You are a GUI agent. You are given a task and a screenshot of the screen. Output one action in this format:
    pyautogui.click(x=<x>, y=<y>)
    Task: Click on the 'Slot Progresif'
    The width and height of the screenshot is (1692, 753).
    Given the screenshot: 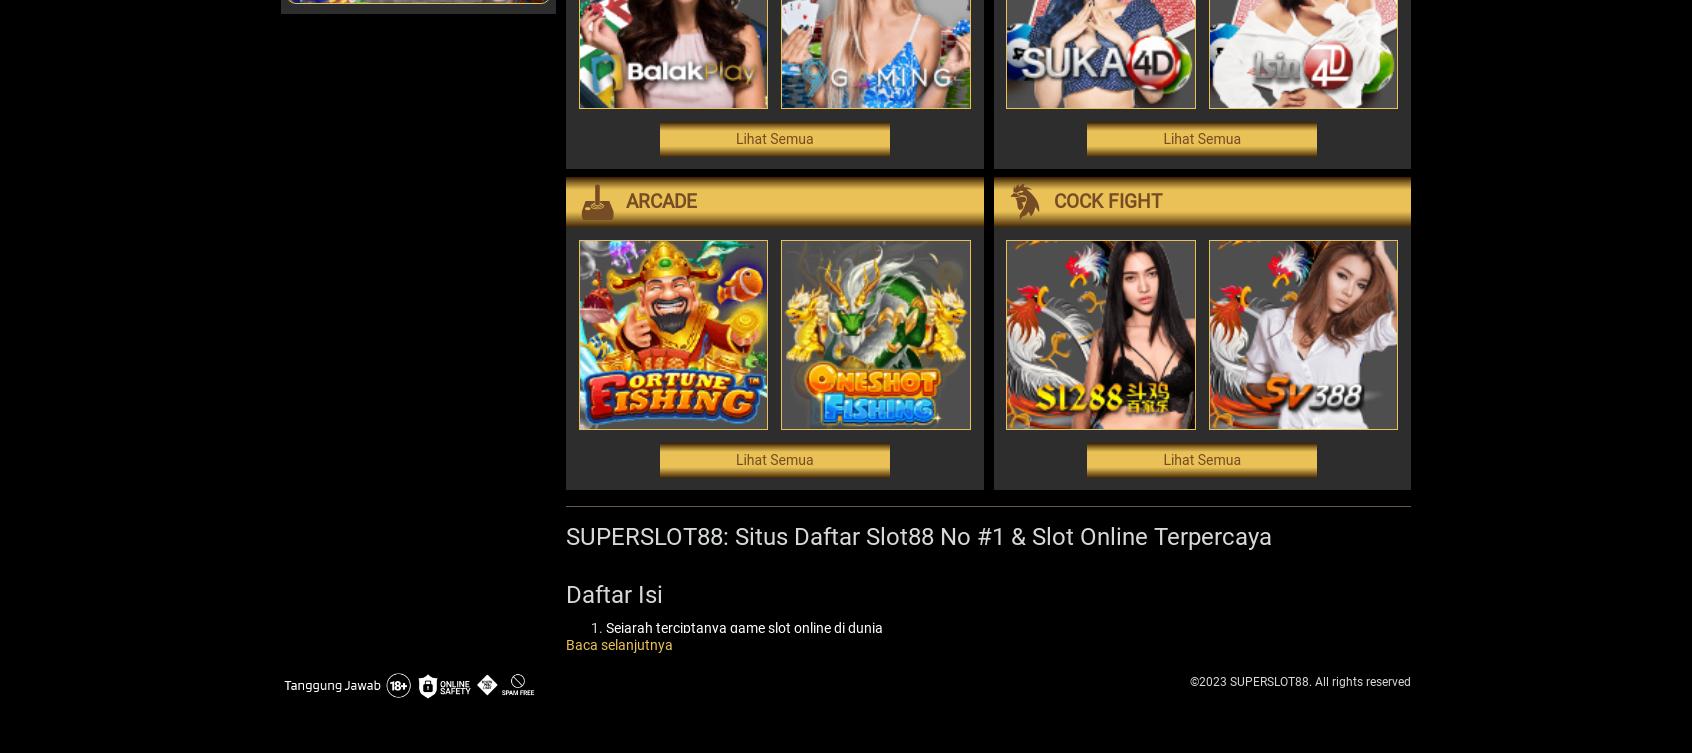 What is the action you would take?
    pyautogui.click(x=687, y=711)
    